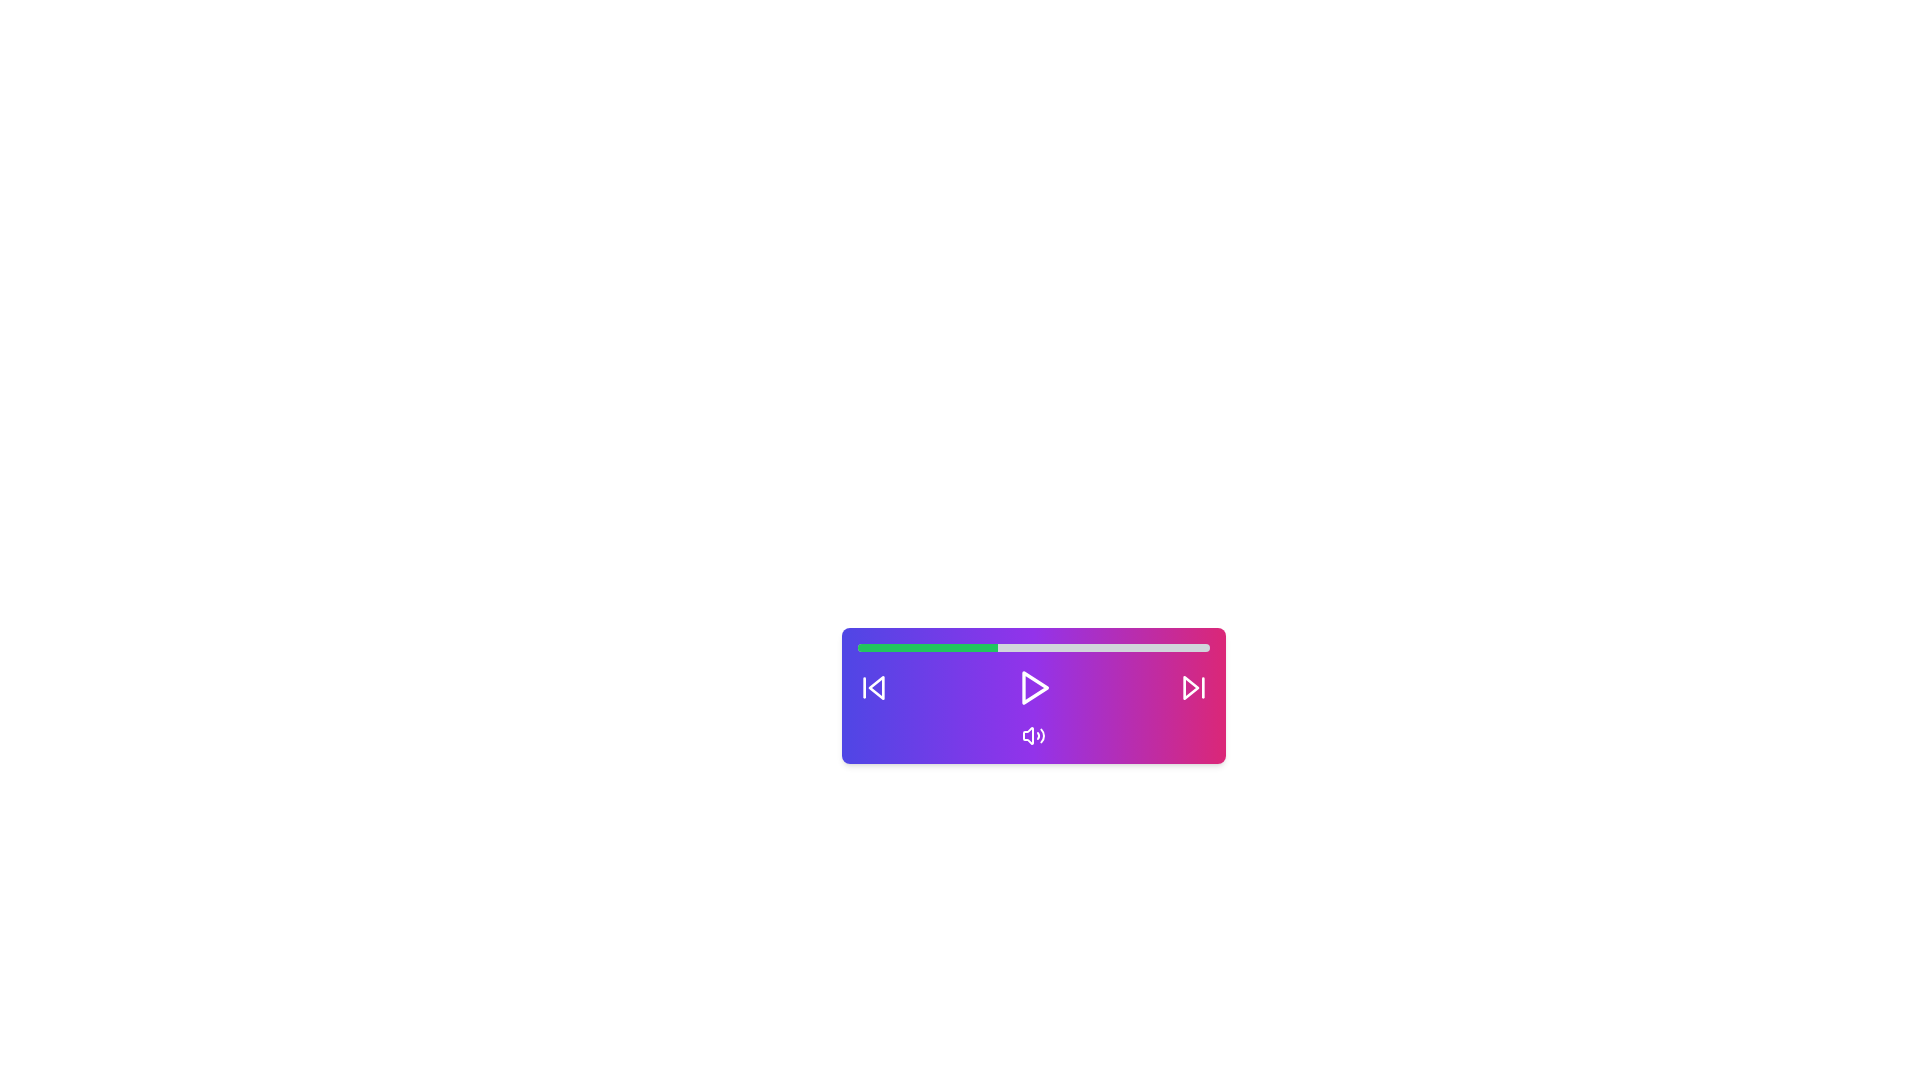 The image size is (1920, 1080). What do you see at coordinates (970, 648) in the screenshot?
I see `the volume to 32 percent` at bounding box center [970, 648].